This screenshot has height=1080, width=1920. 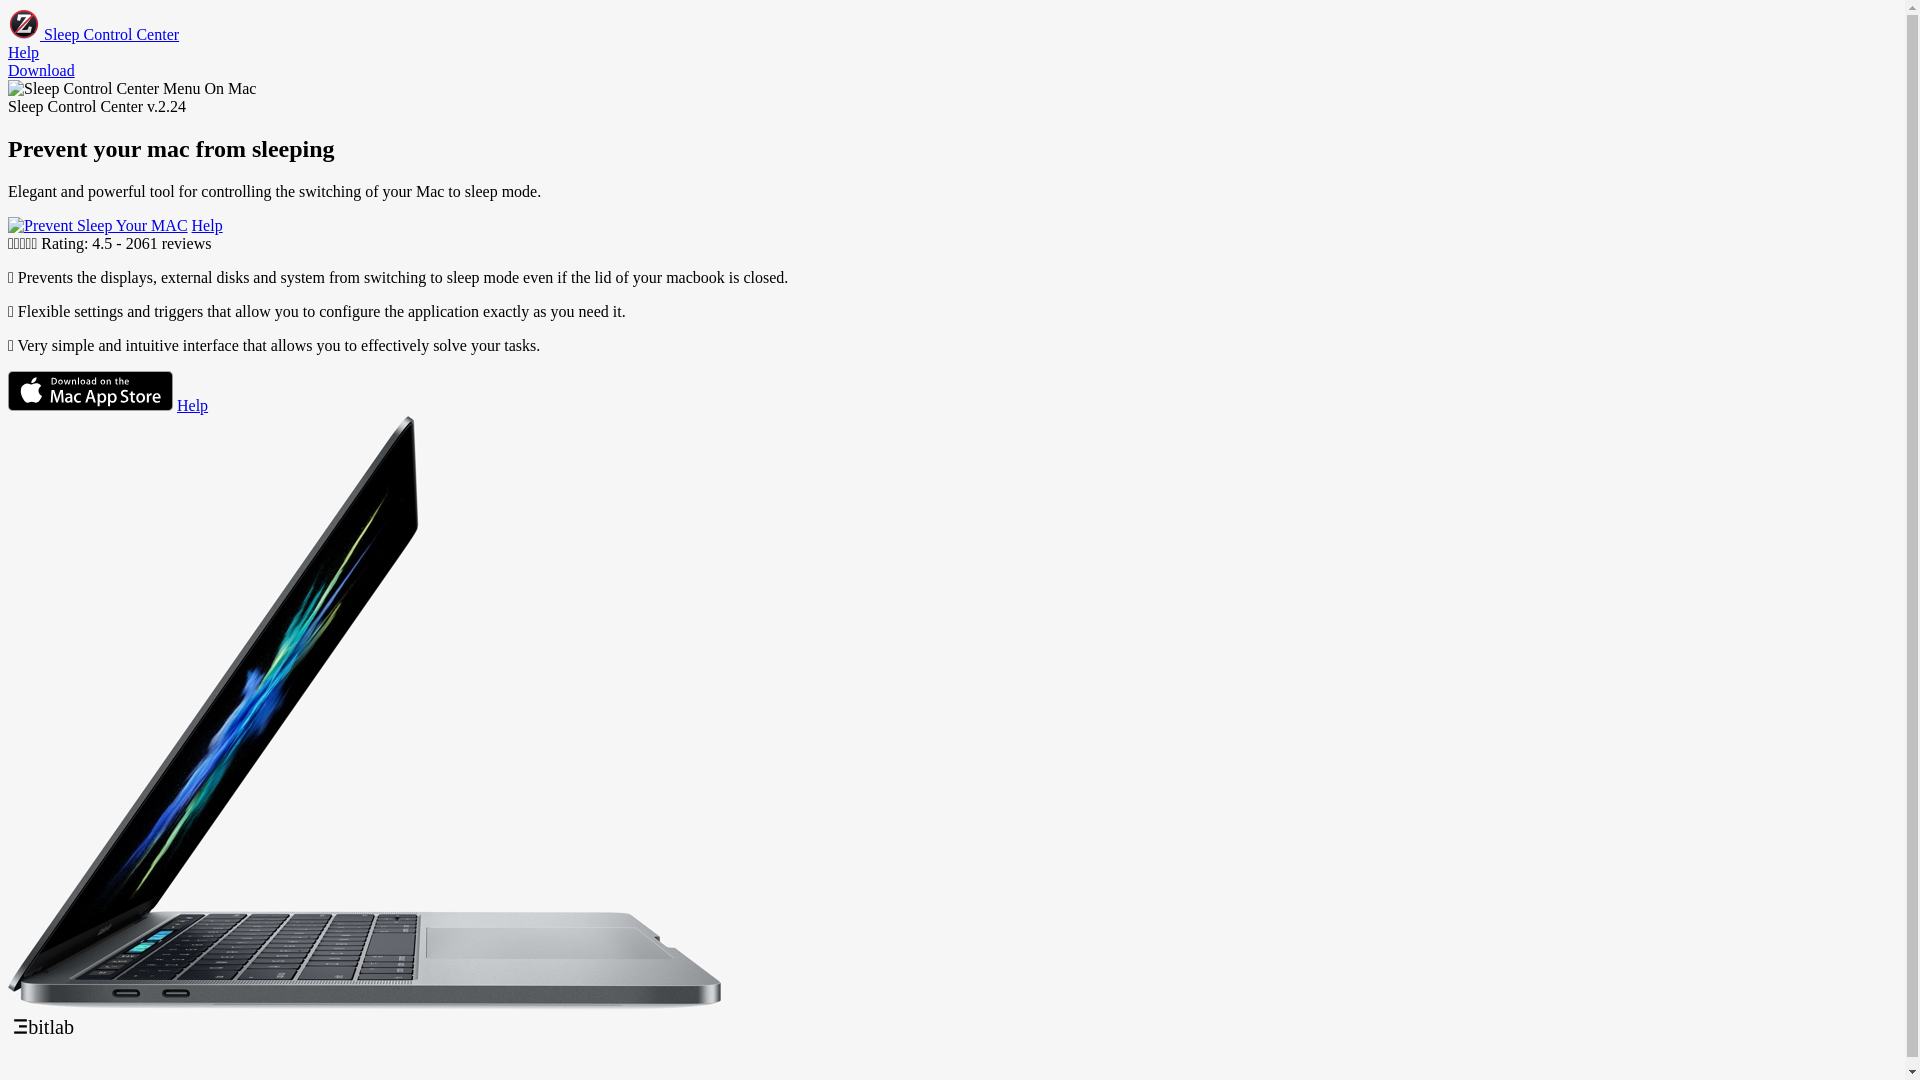 I want to click on 'Download Sleep Control Center', so click(x=96, y=225).